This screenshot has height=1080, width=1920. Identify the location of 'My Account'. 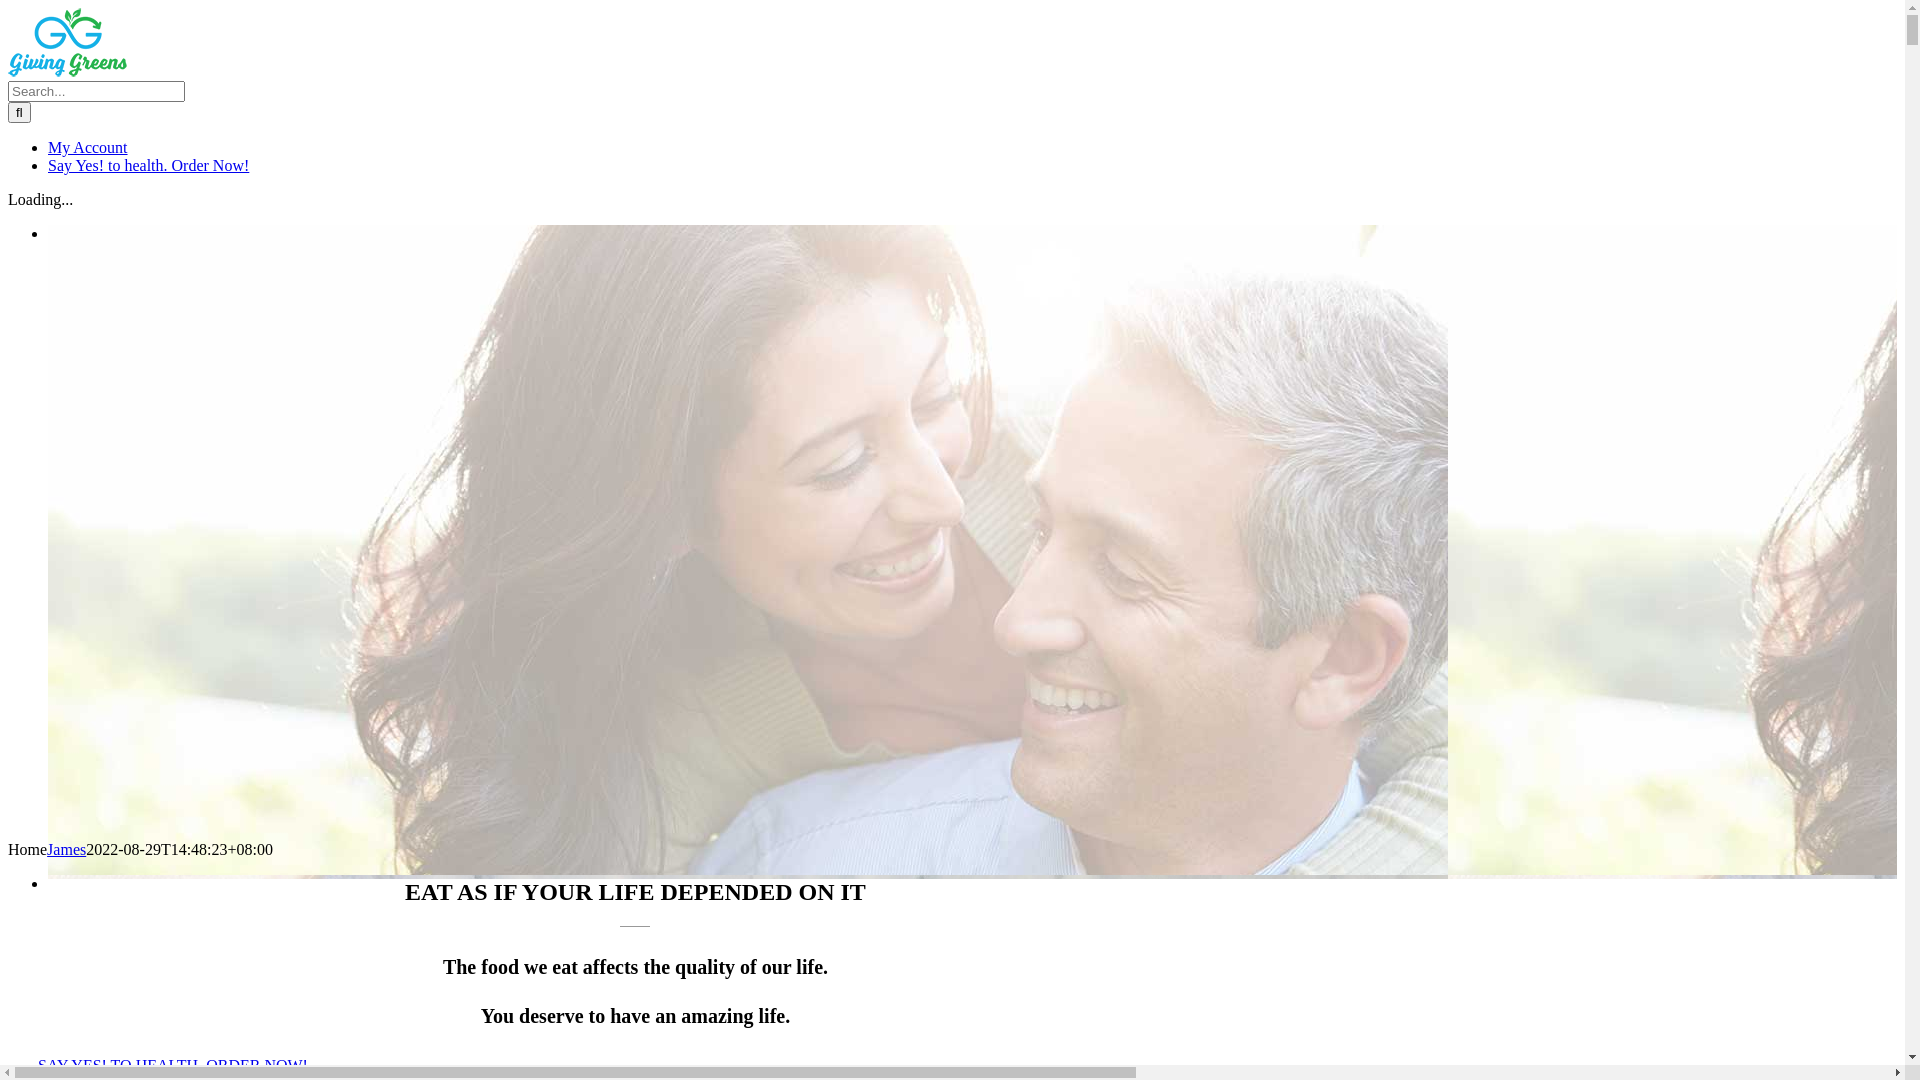
(86, 146).